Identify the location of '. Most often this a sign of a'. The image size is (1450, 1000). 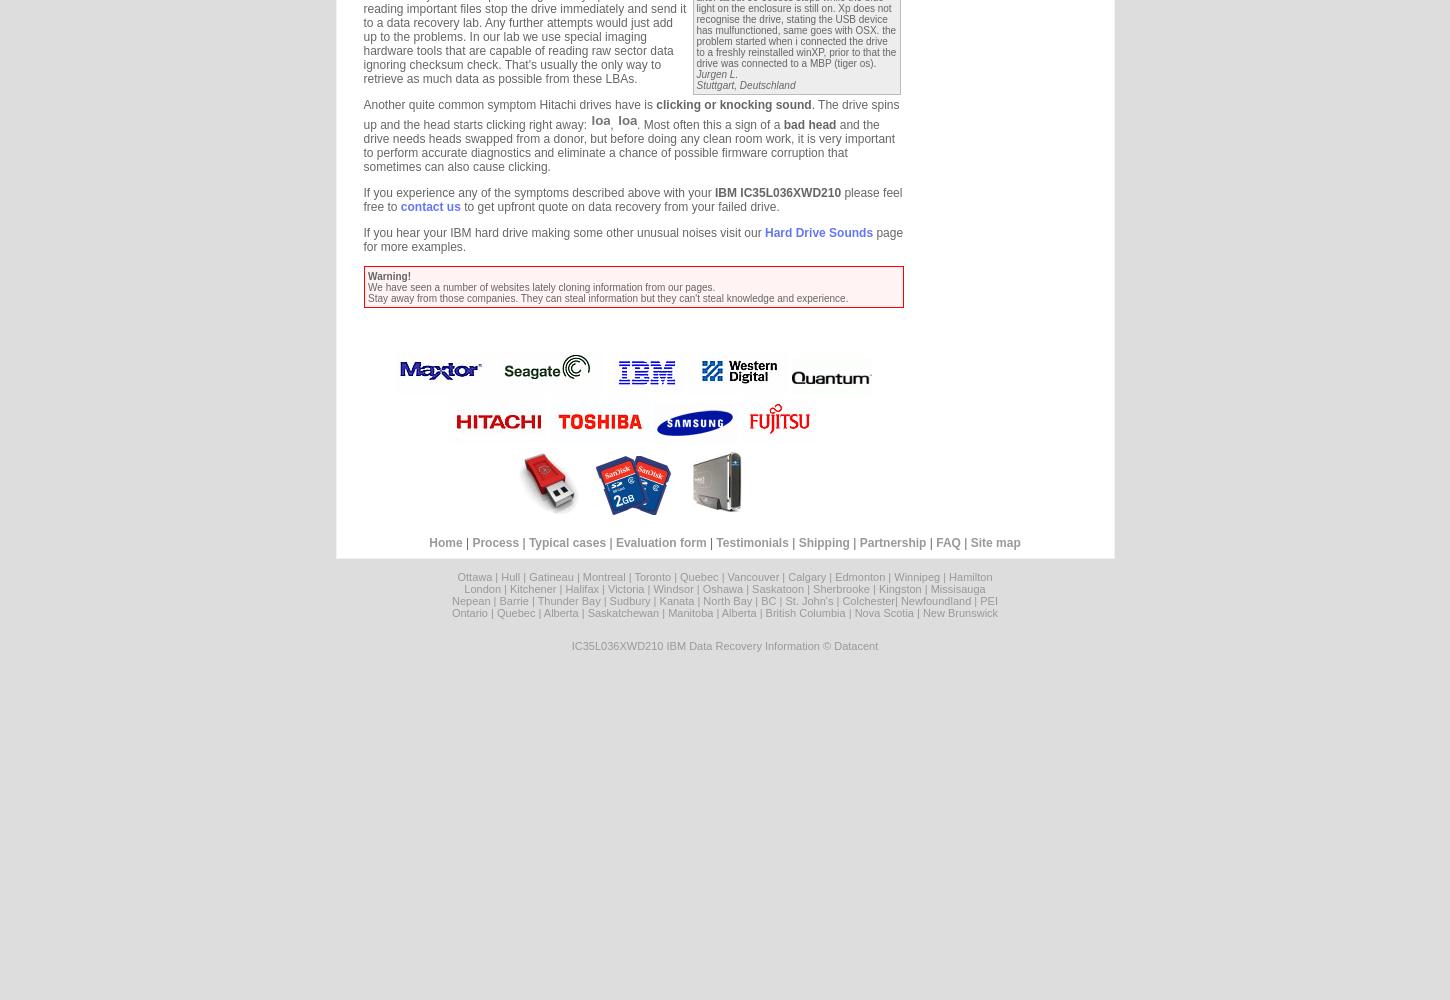
(708, 125).